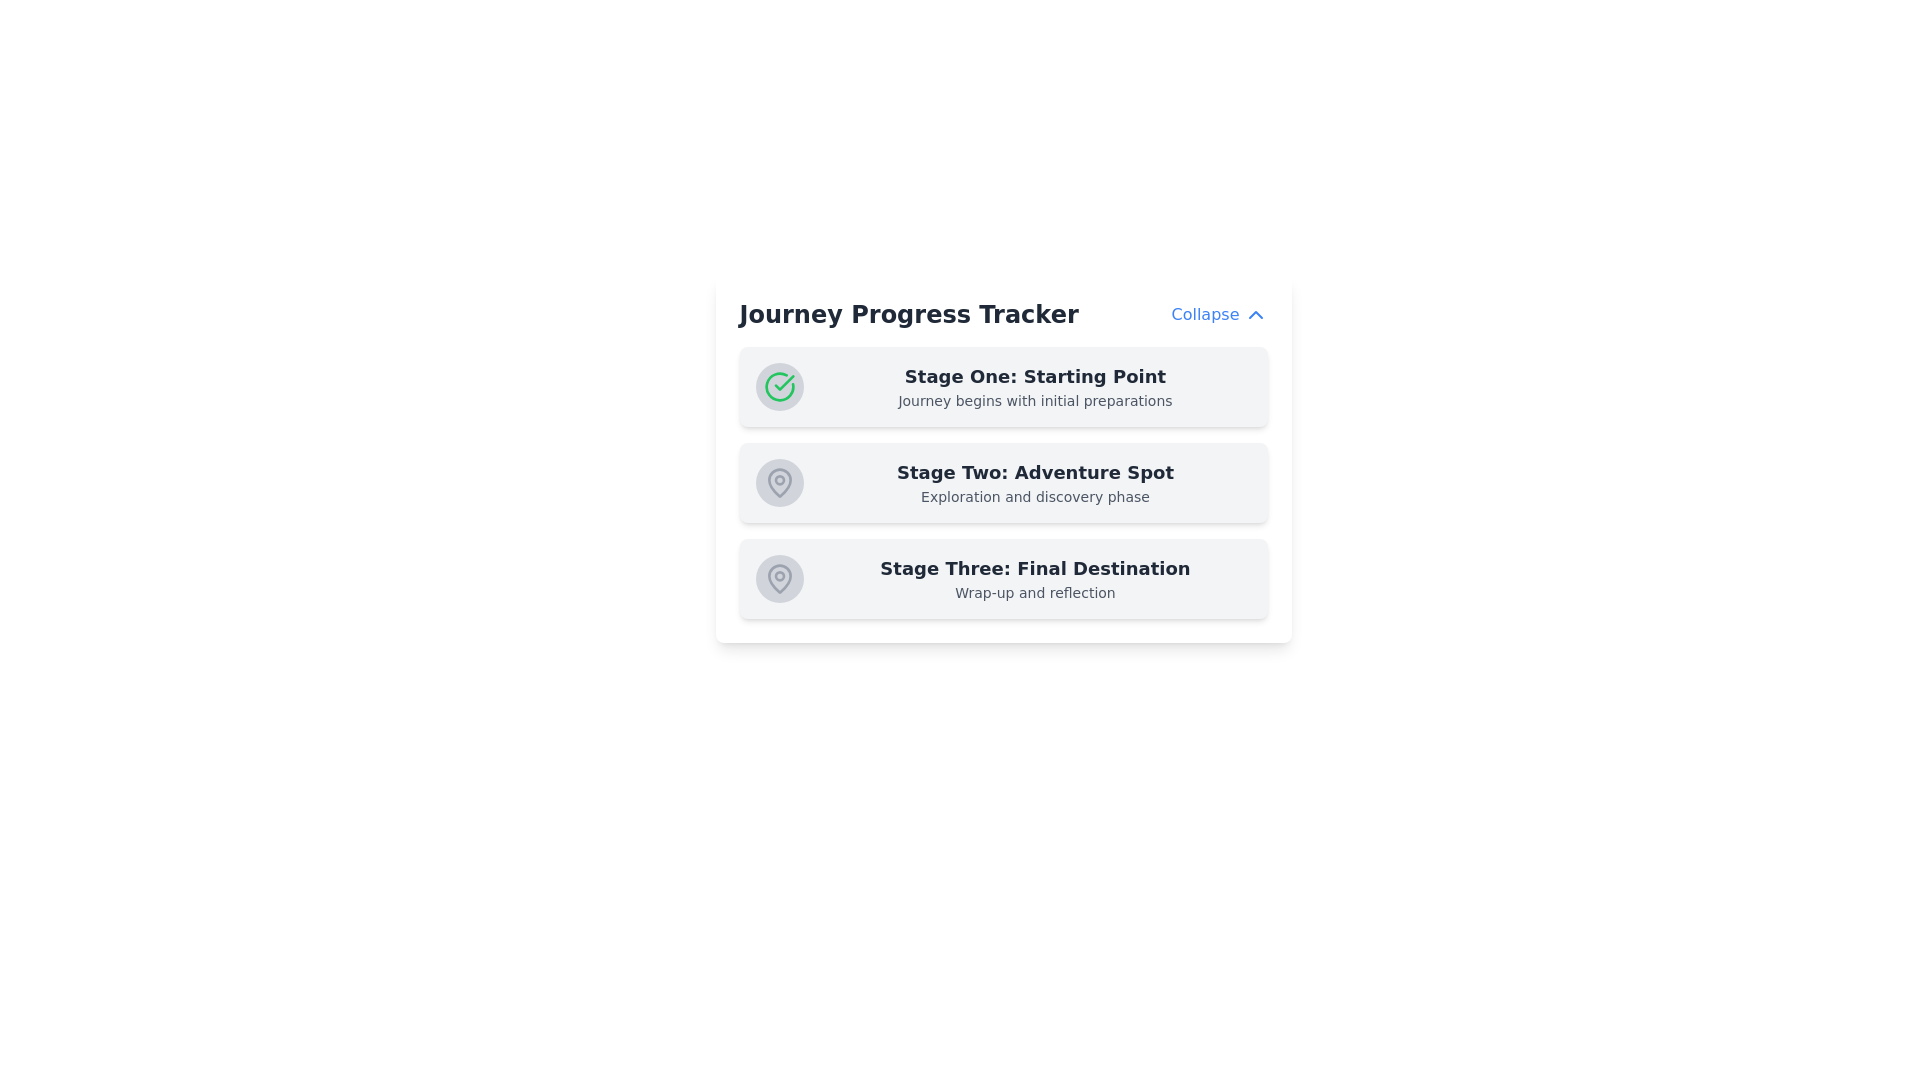 The width and height of the screenshot is (1920, 1080). What do you see at coordinates (778, 482) in the screenshot?
I see `the leftmost circular icon with a light-gray background and a map pin symbol in gray, located in the middle section of the Journey Progress Tracker under 'Stage Two: Adventure Spot'` at bounding box center [778, 482].